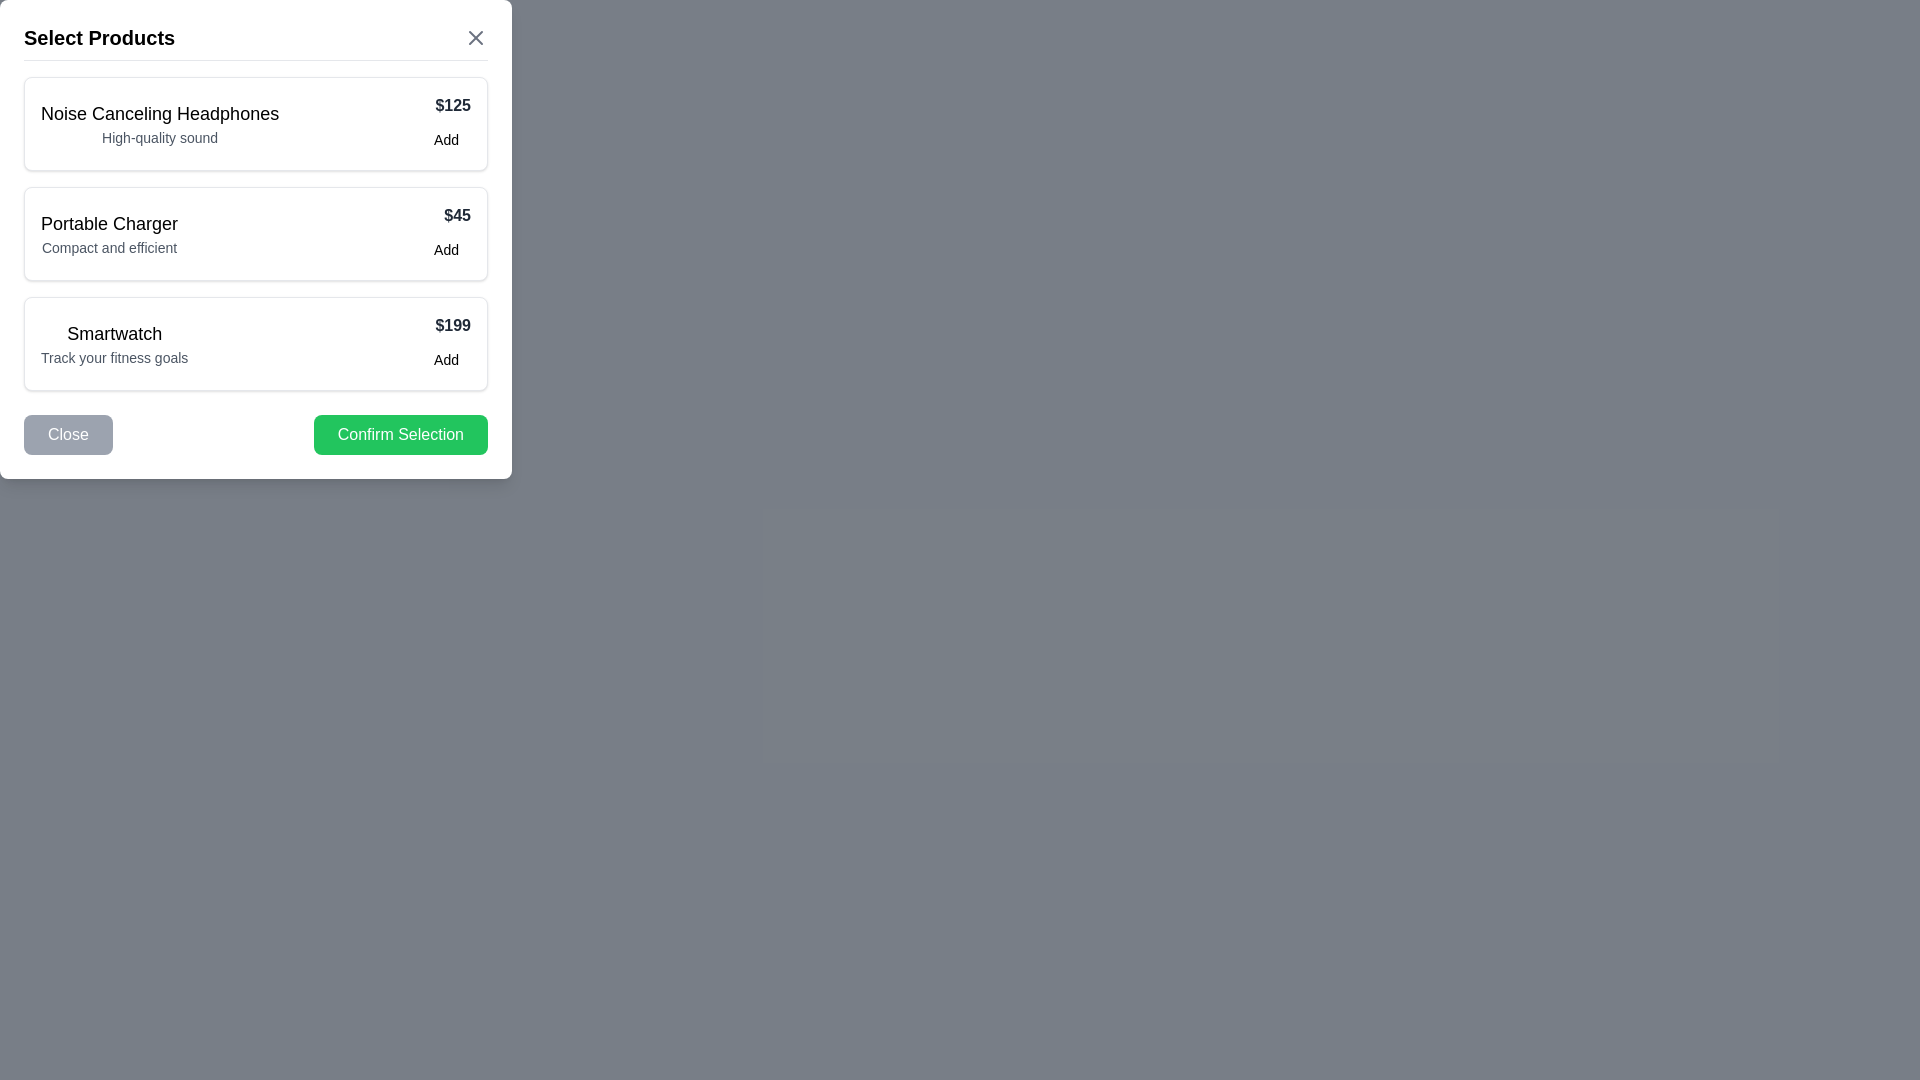 This screenshot has height=1080, width=1920. I want to click on the 'Close' button with medium-gray background and white text, so click(68, 434).